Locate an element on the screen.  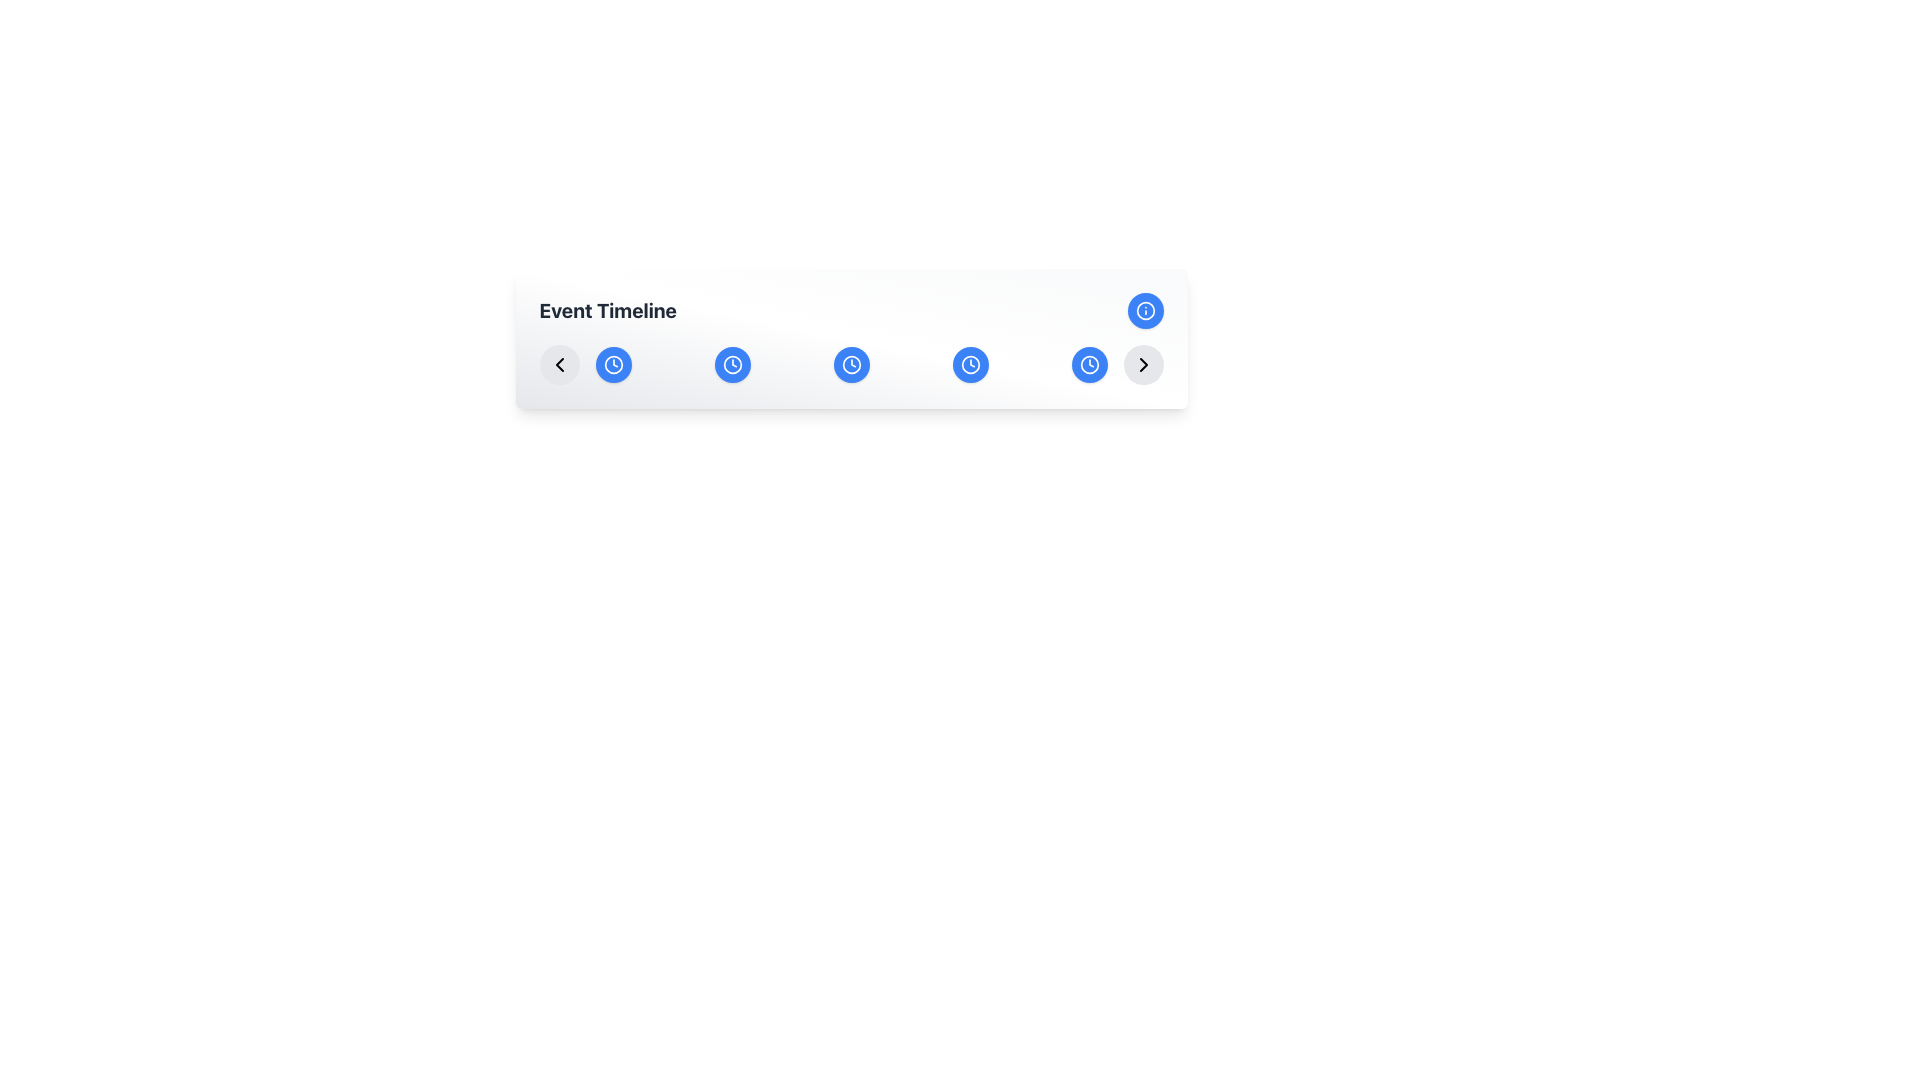
the timestamp icon which is the second circular blue button in the horizontal Event Timeline interface is located at coordinates (612, 365).